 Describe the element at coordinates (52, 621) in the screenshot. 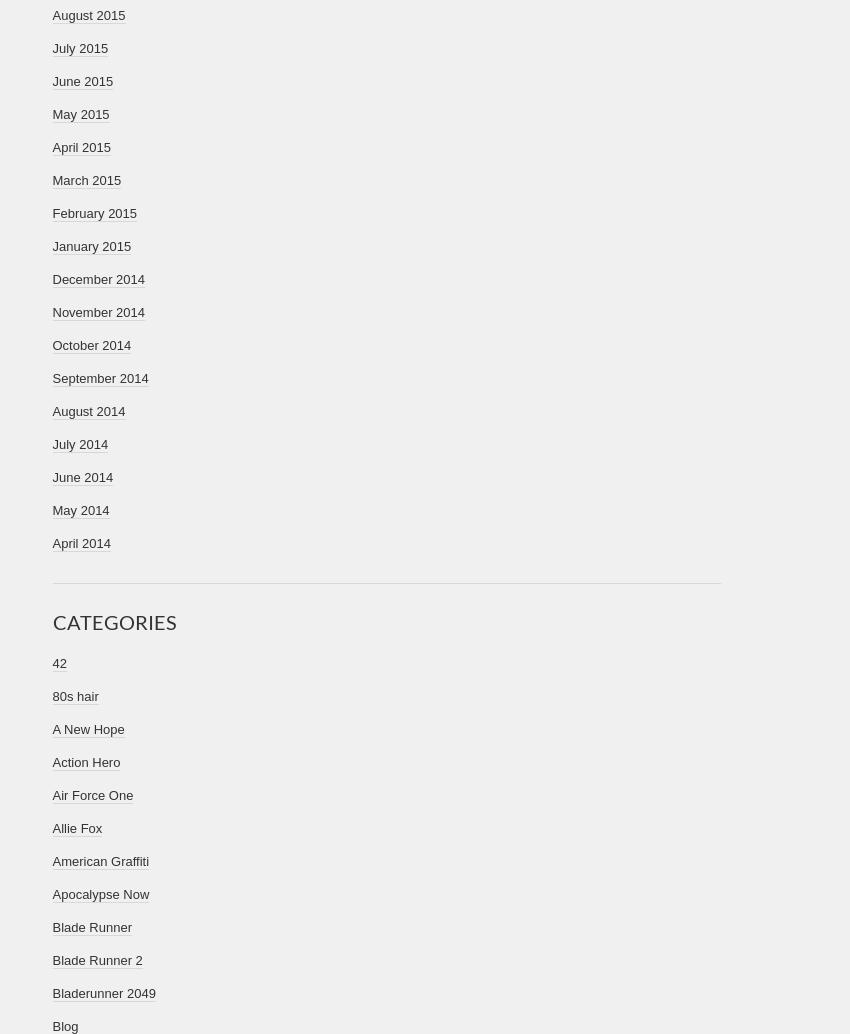

I see `'Categories'` at that location.